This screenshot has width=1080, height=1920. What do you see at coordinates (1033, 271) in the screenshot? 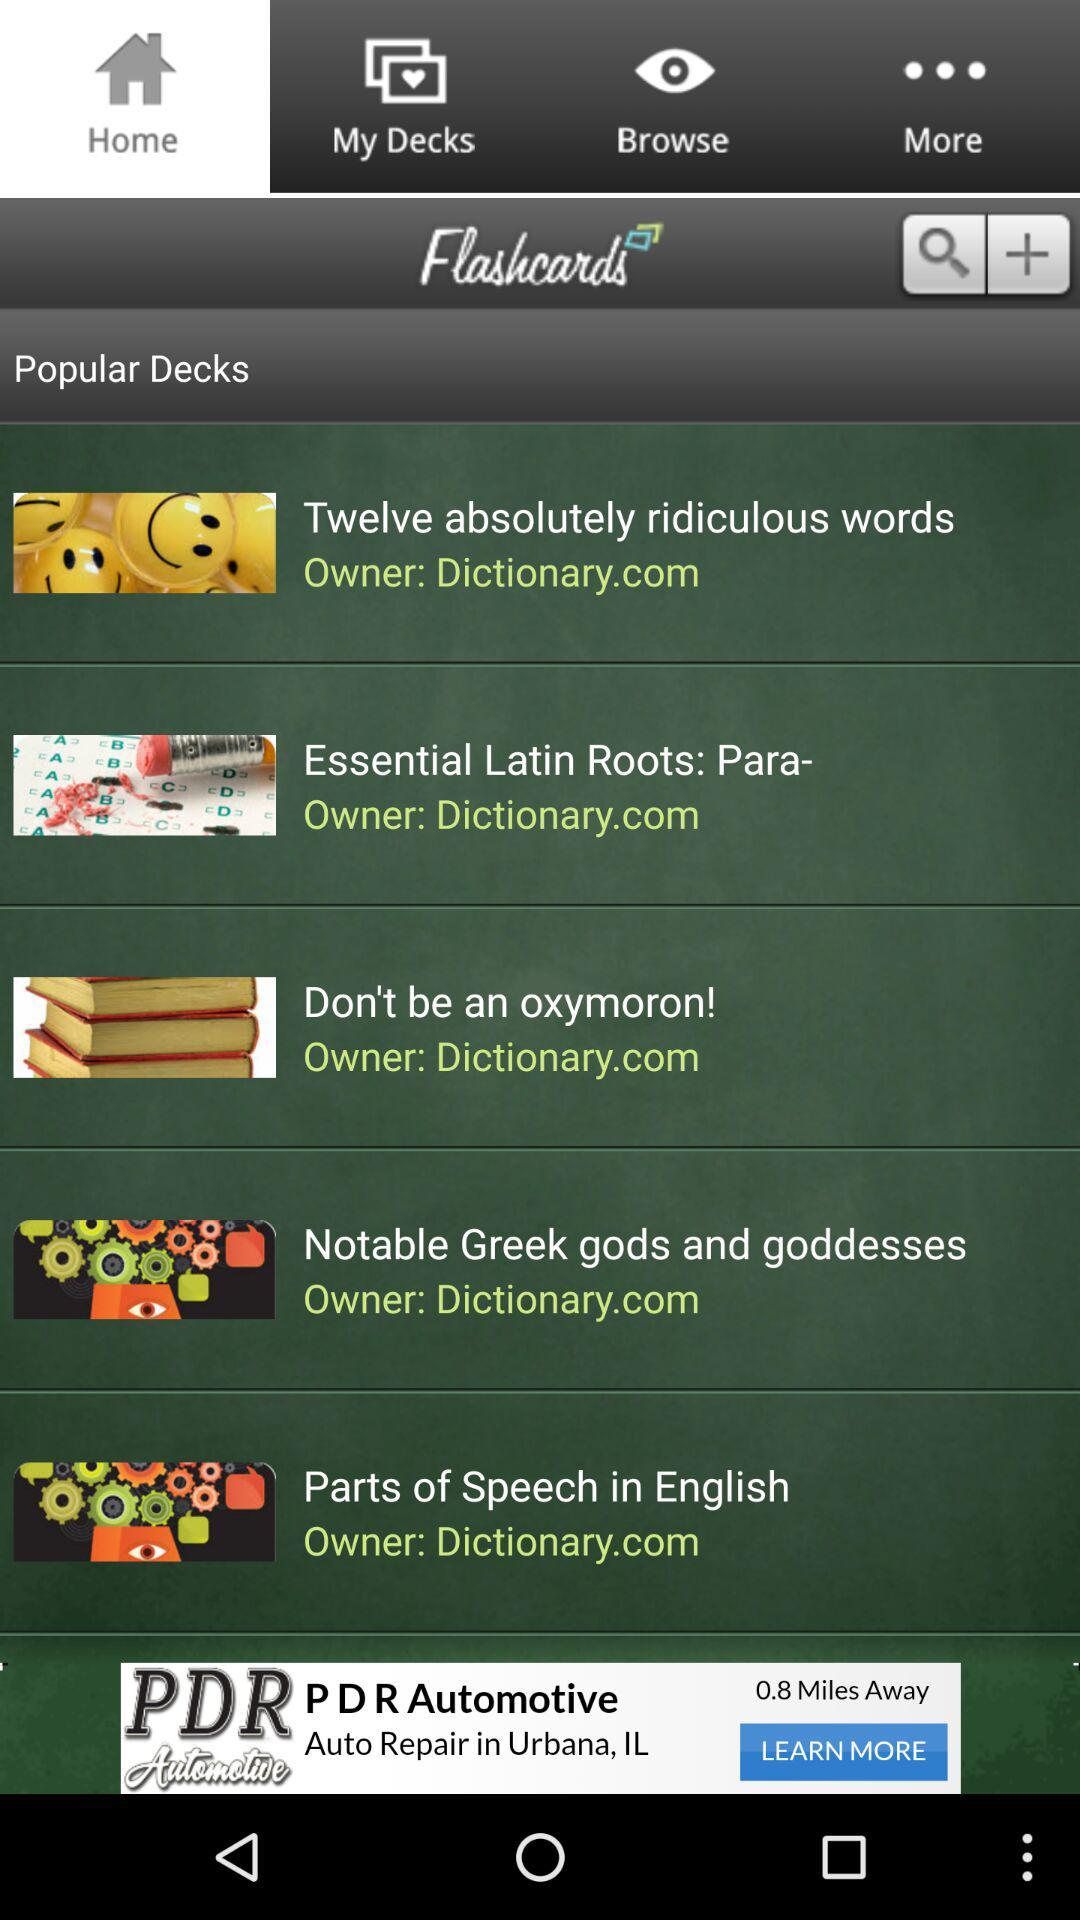
I see `the add icon` at bounding box center [1033, 271].